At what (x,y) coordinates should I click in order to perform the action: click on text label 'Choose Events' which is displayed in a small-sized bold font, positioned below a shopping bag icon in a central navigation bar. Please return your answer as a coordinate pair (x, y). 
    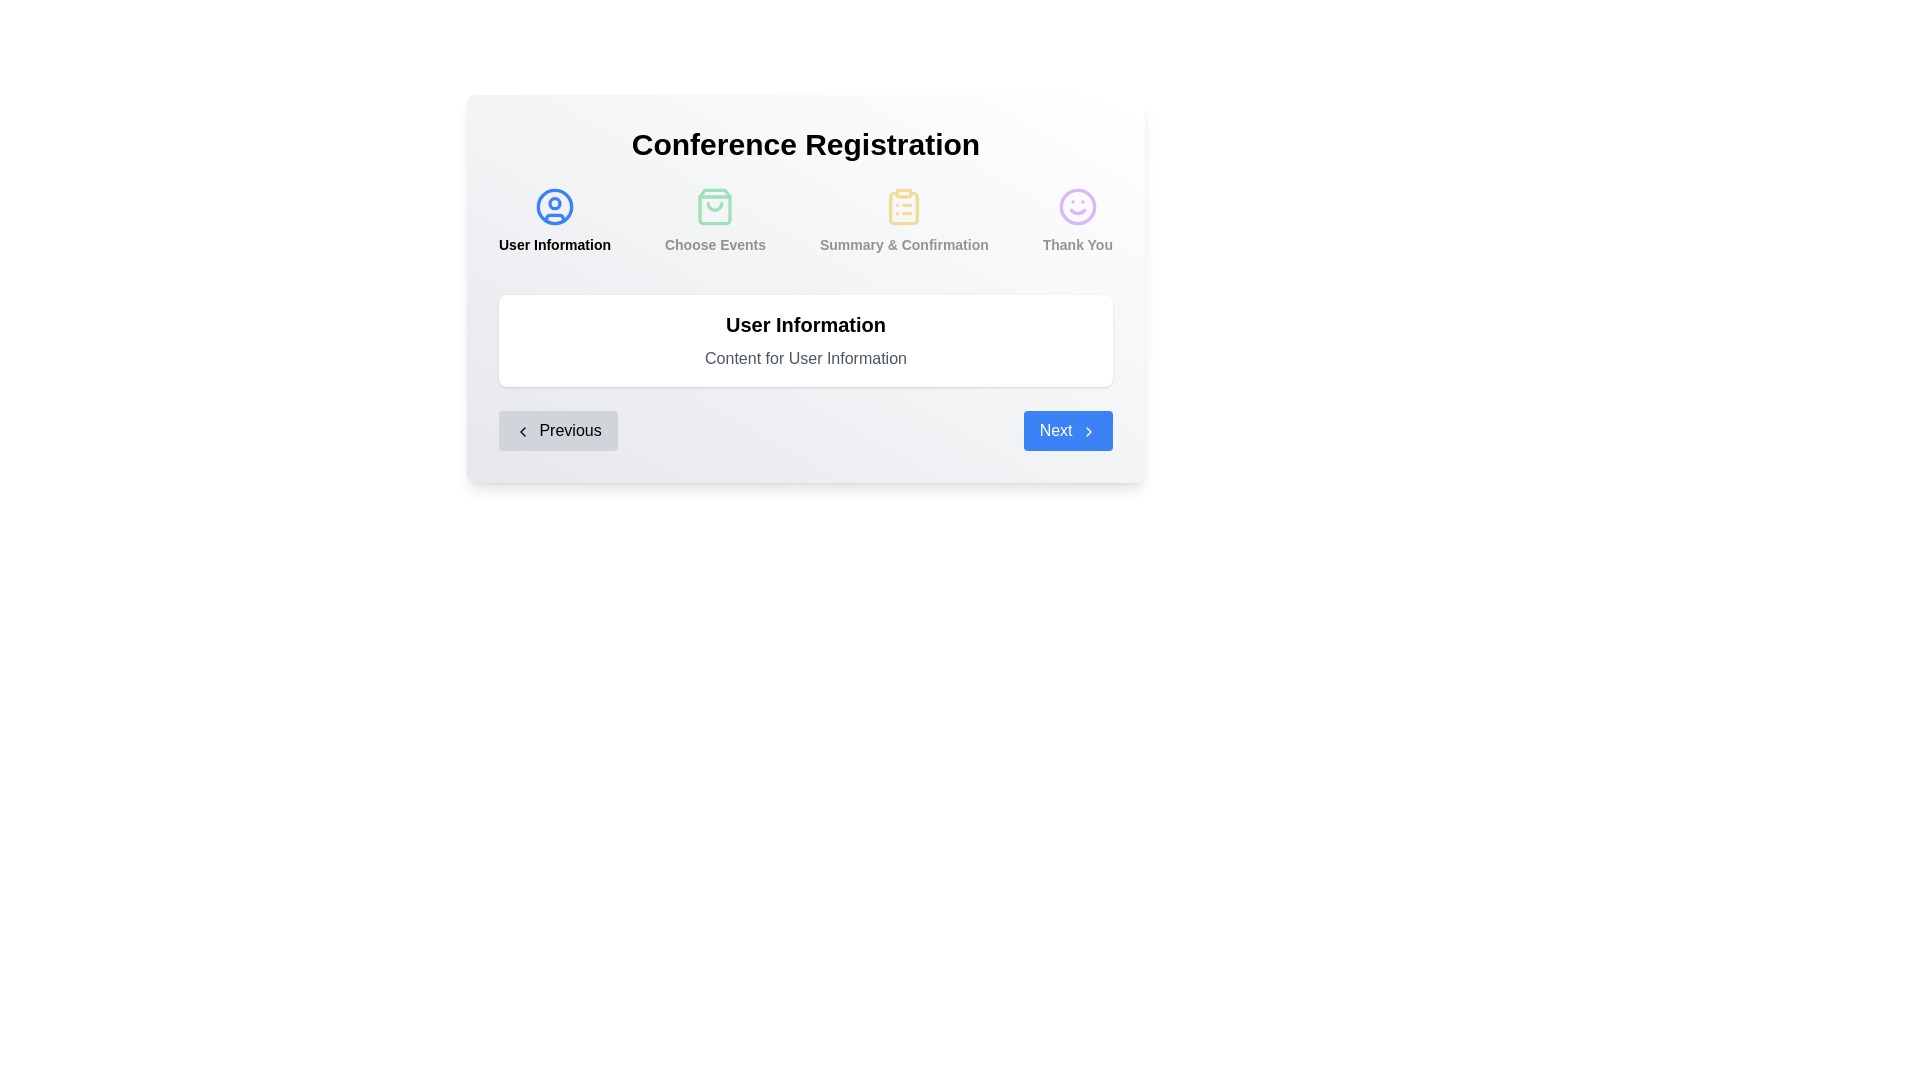
    Looking at the image, I should click on (715, 244).